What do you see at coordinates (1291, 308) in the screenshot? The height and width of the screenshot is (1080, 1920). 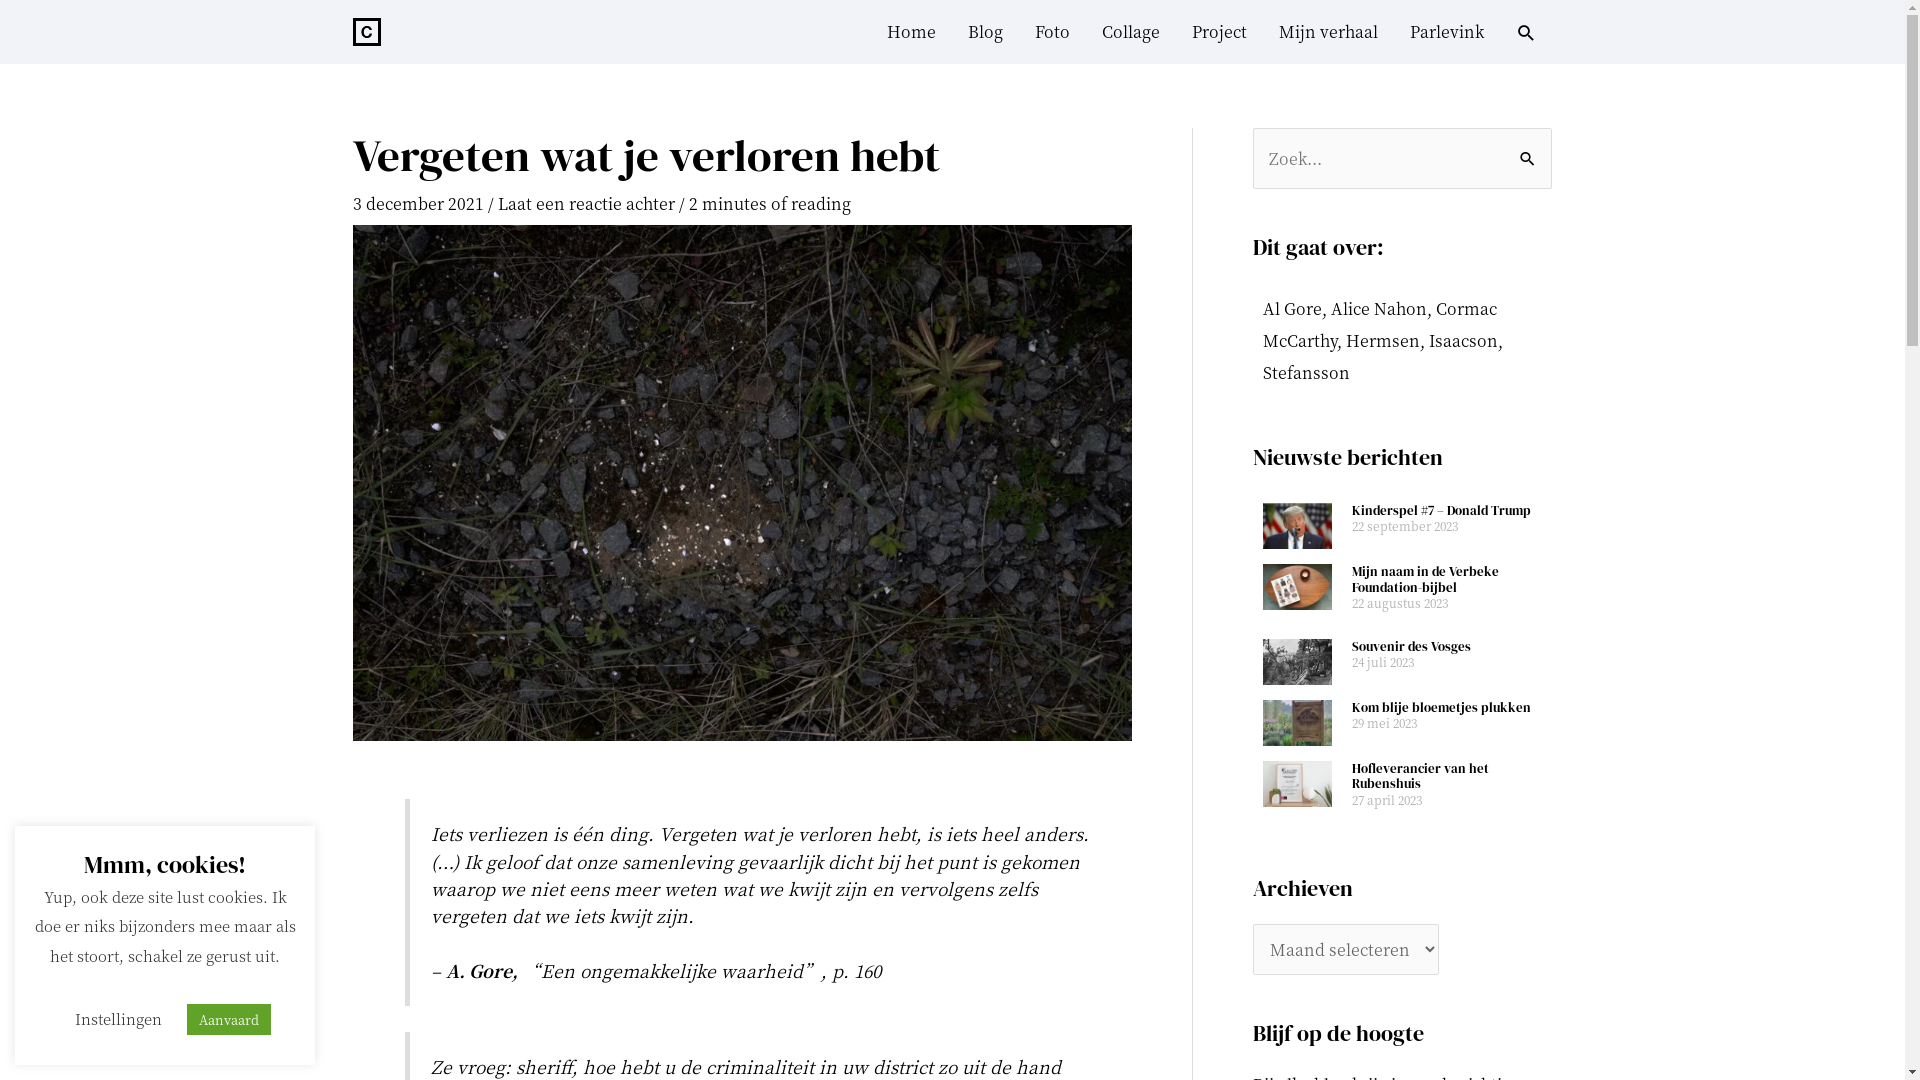 I see `'Al Gore'` at bounding box center [1291, 308].